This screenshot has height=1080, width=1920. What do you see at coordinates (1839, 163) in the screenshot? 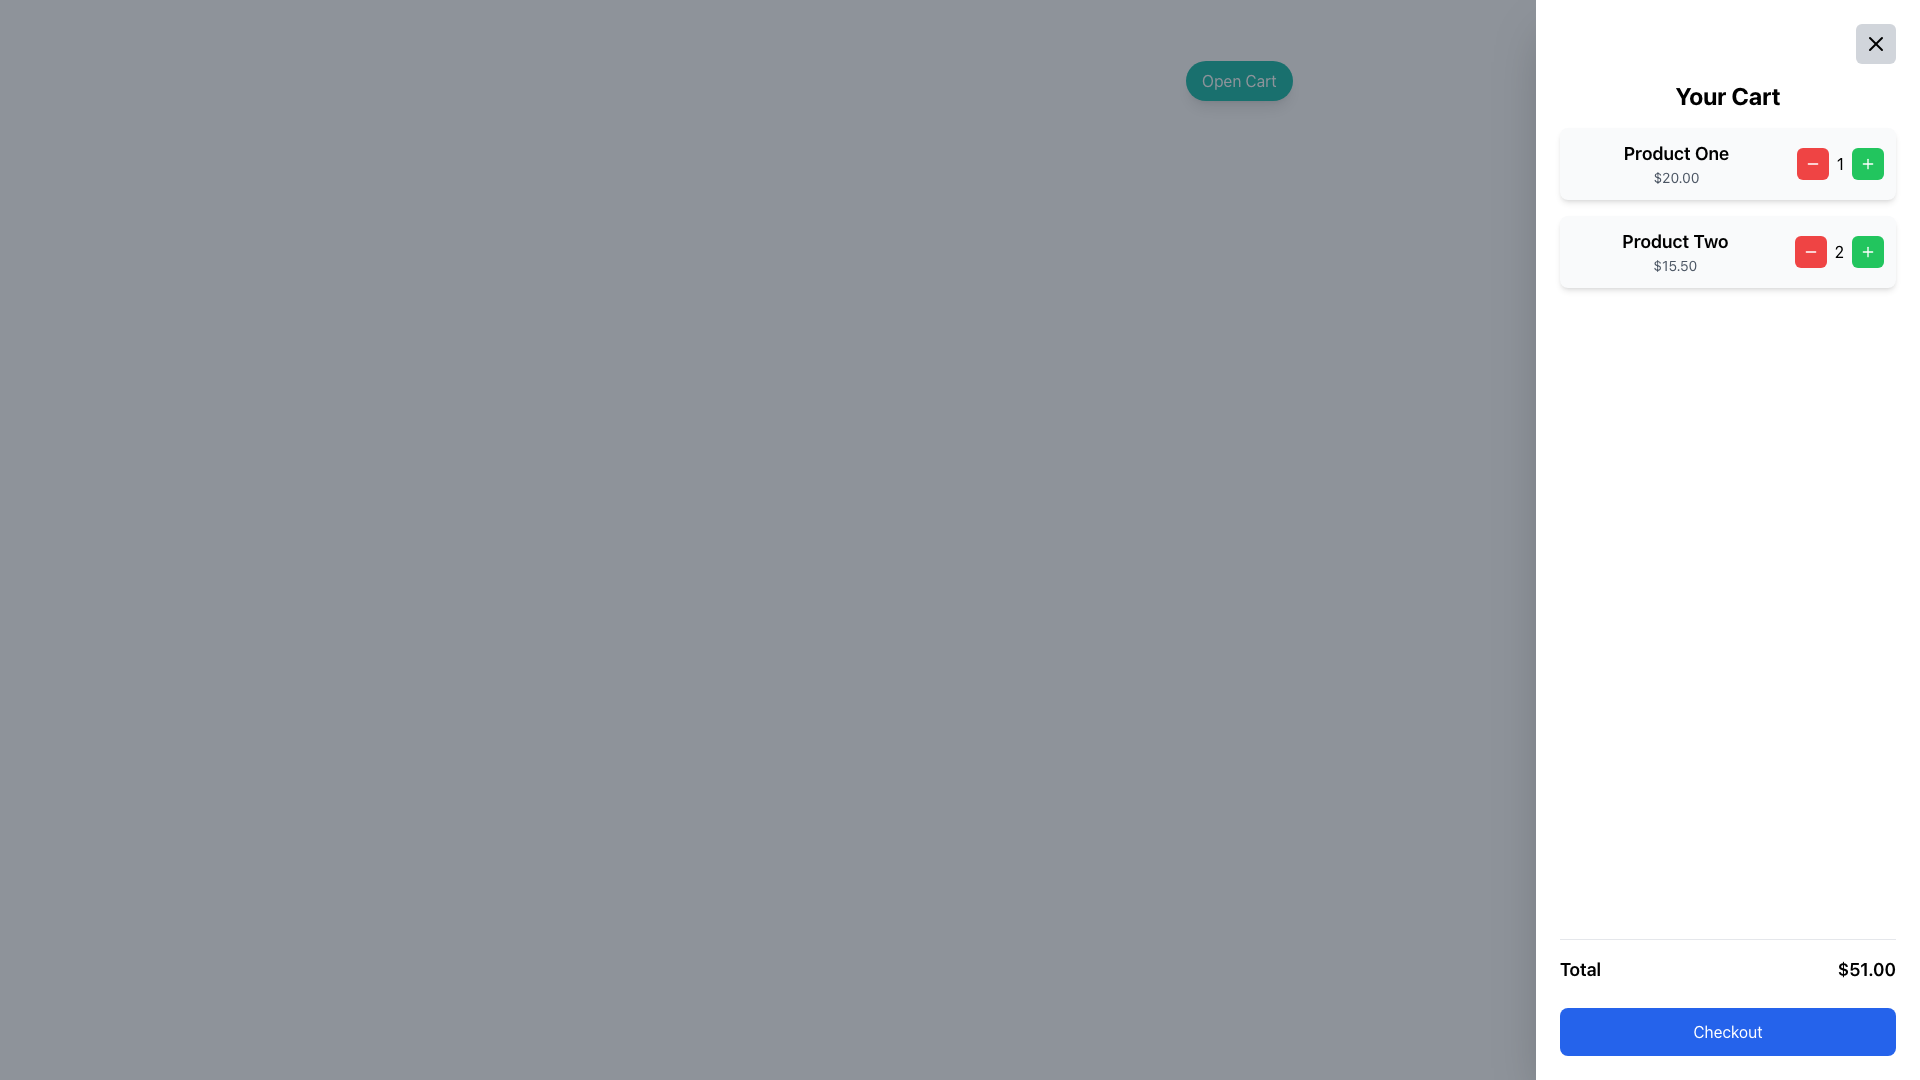
I see `the numeric counter that indicates the quantity of items in the cart, located between the red minus button and the green plus button in the cart interface` at bounding box center [1839, 163].